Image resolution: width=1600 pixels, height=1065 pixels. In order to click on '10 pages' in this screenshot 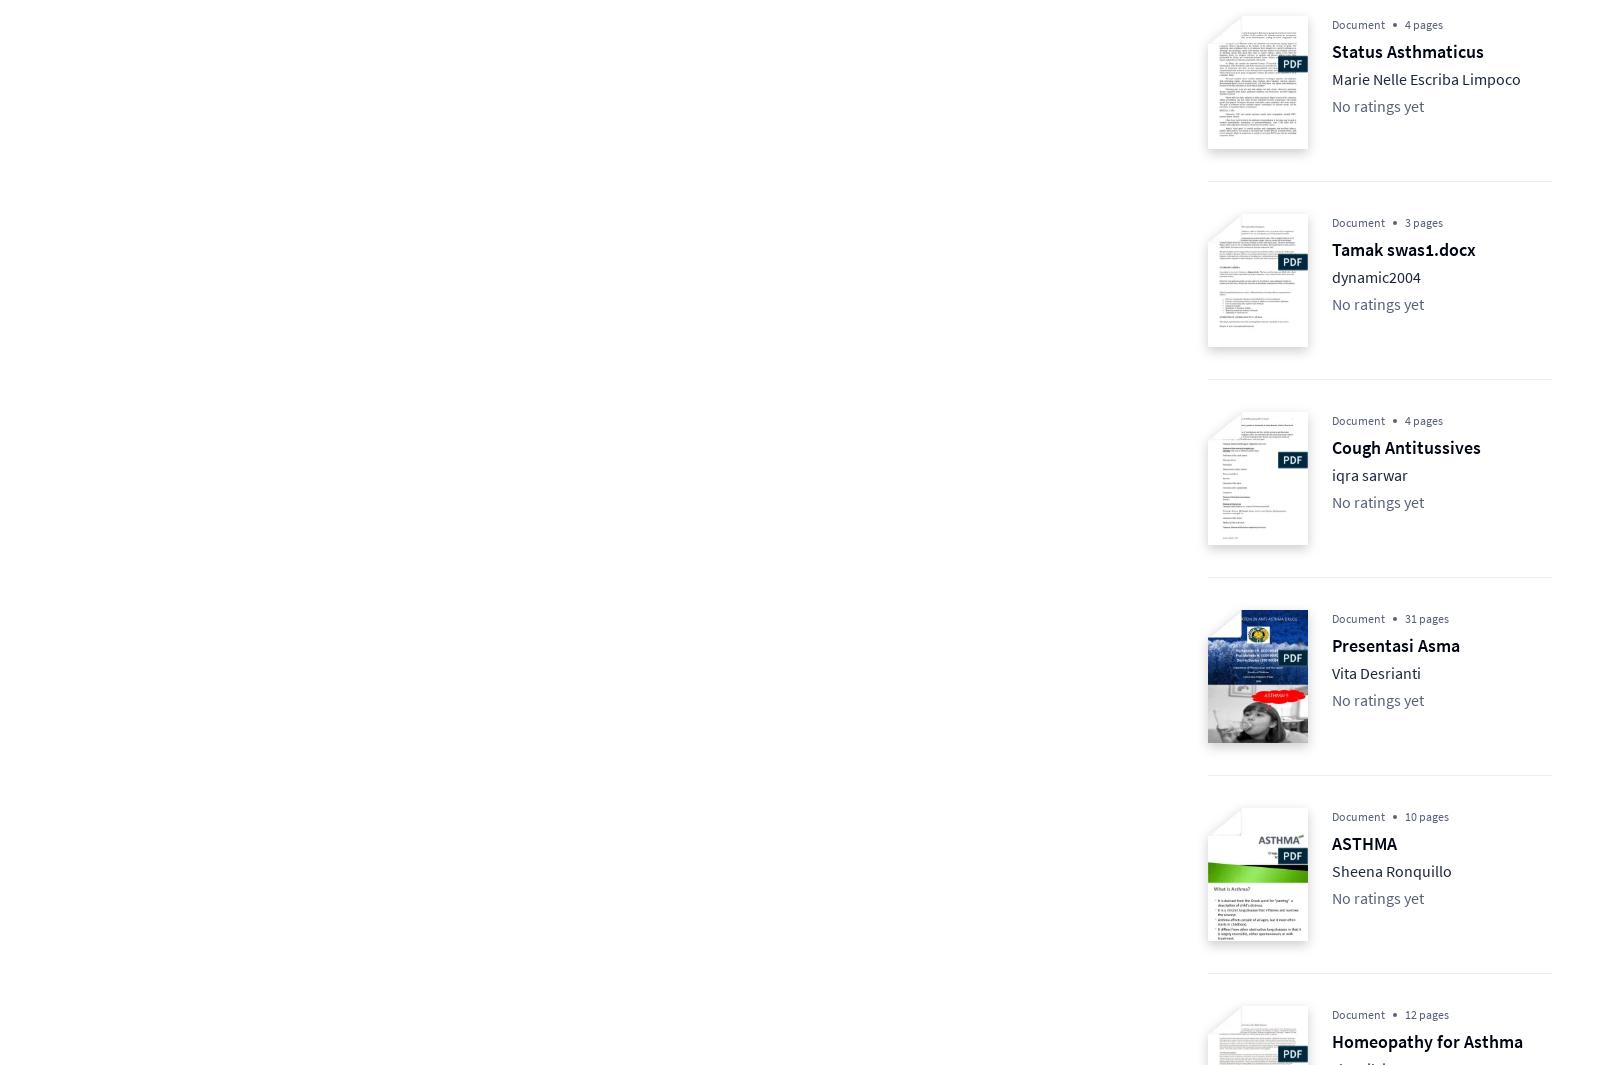, I will do `click(1404, 816)`.